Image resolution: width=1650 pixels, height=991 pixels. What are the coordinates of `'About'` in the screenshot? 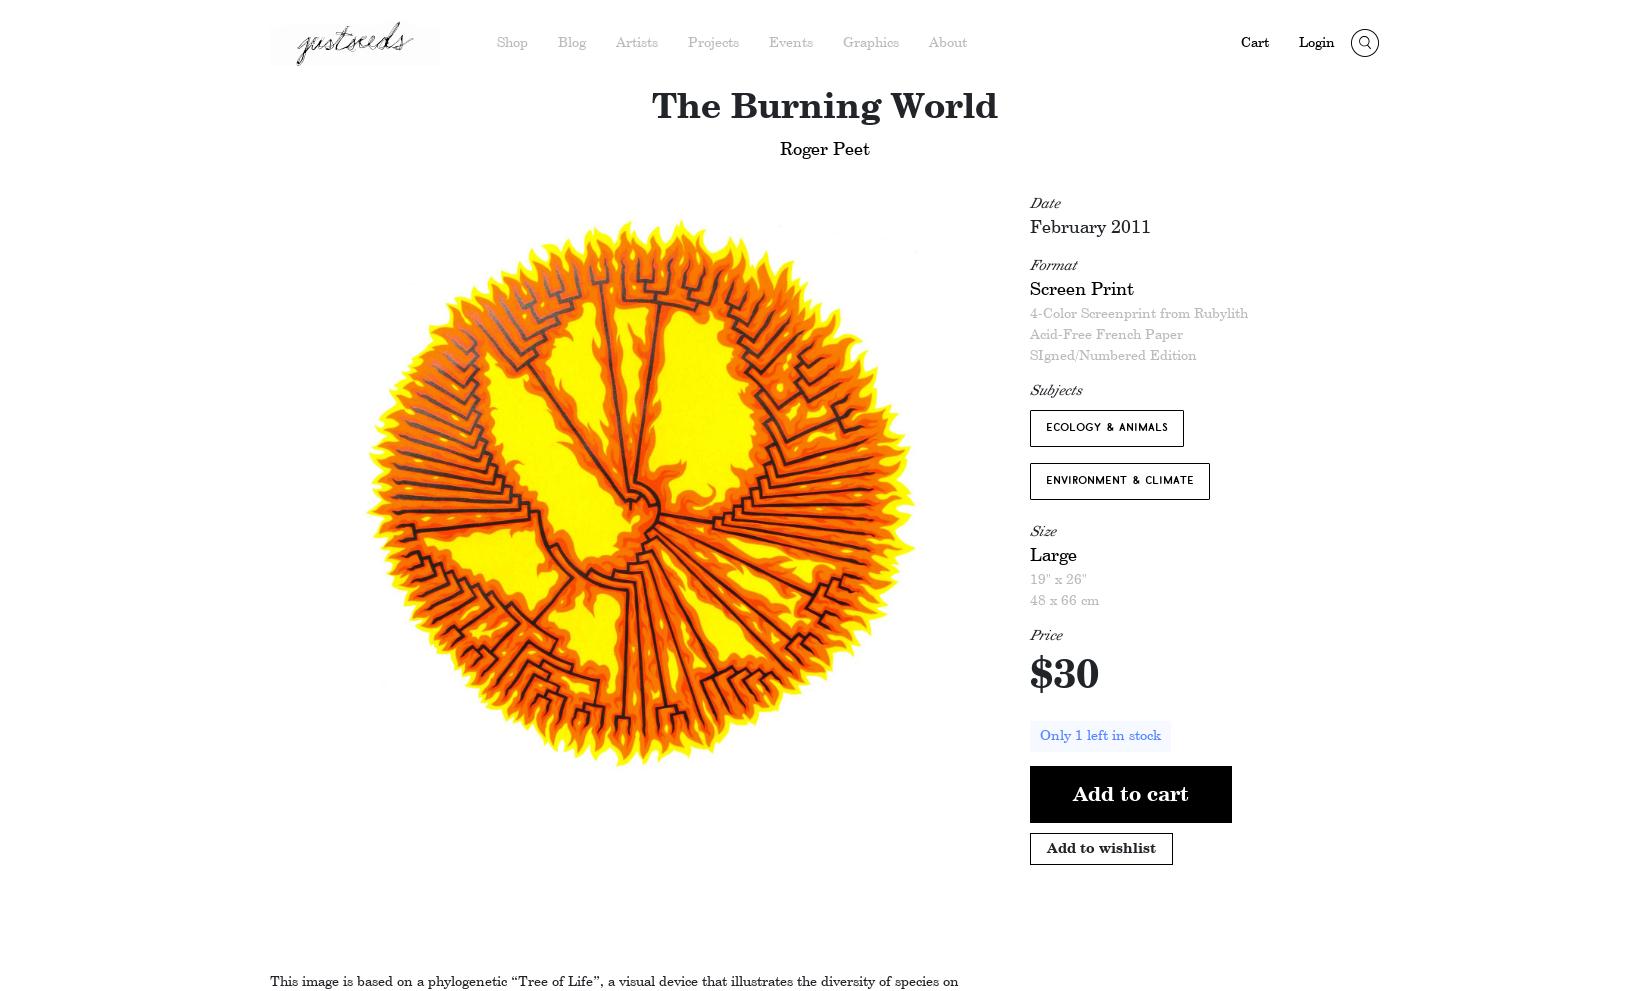 It's located at (947, 42).